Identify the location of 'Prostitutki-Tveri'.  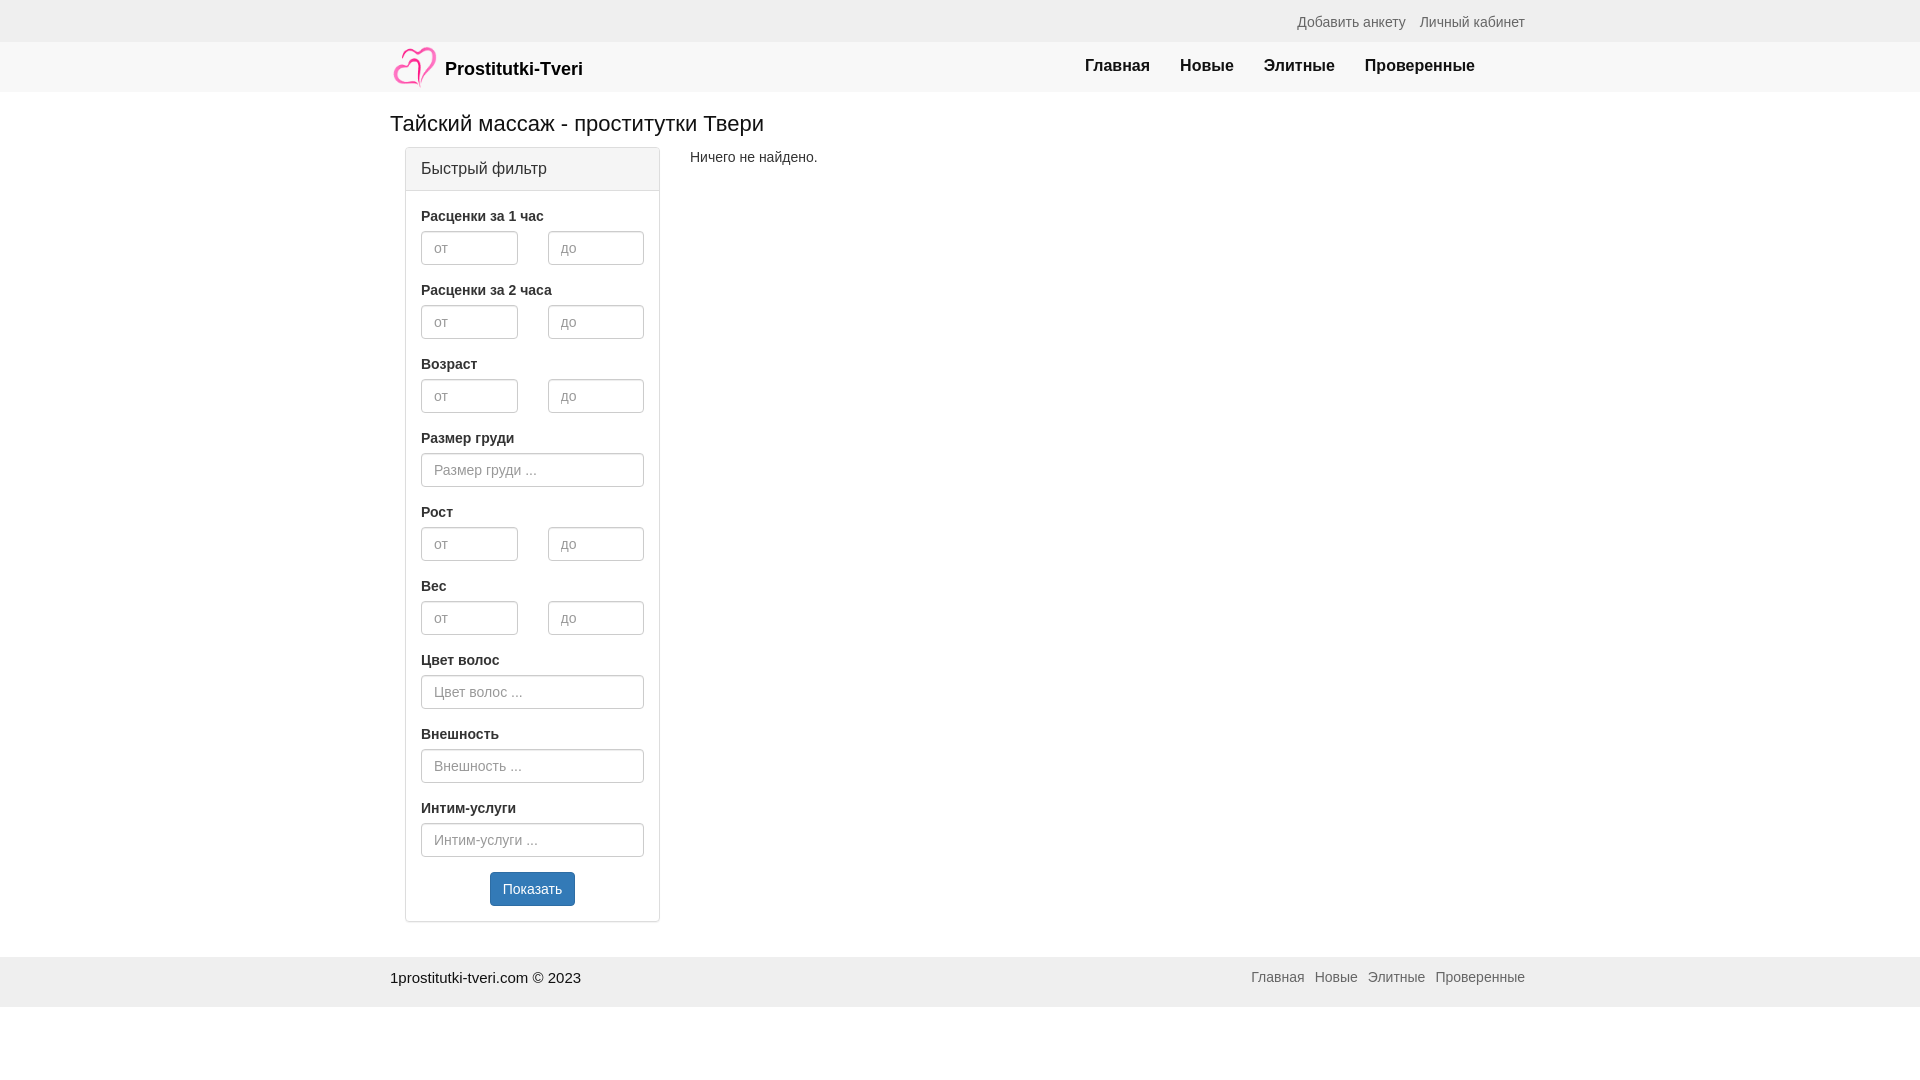
(486, 56).